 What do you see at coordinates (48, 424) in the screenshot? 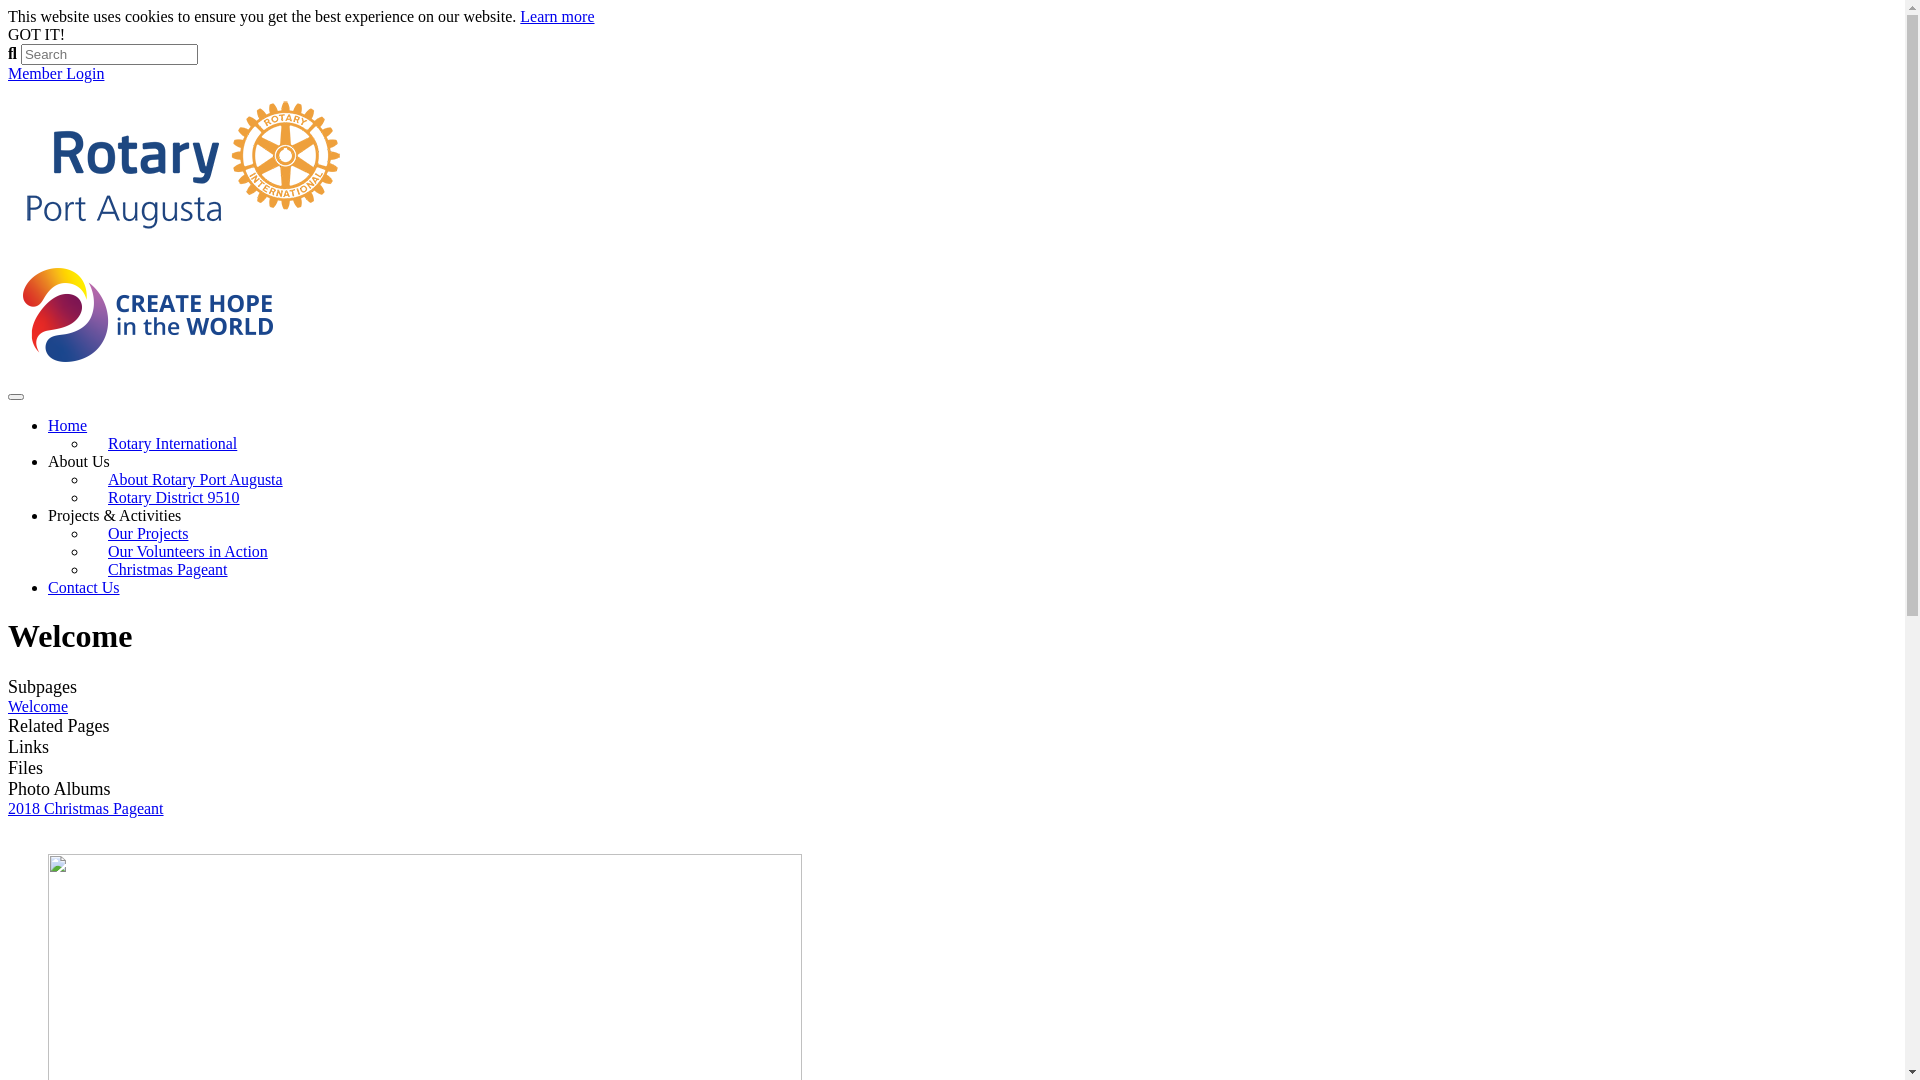
I see `'Home'` at bounding box center [48, 424].